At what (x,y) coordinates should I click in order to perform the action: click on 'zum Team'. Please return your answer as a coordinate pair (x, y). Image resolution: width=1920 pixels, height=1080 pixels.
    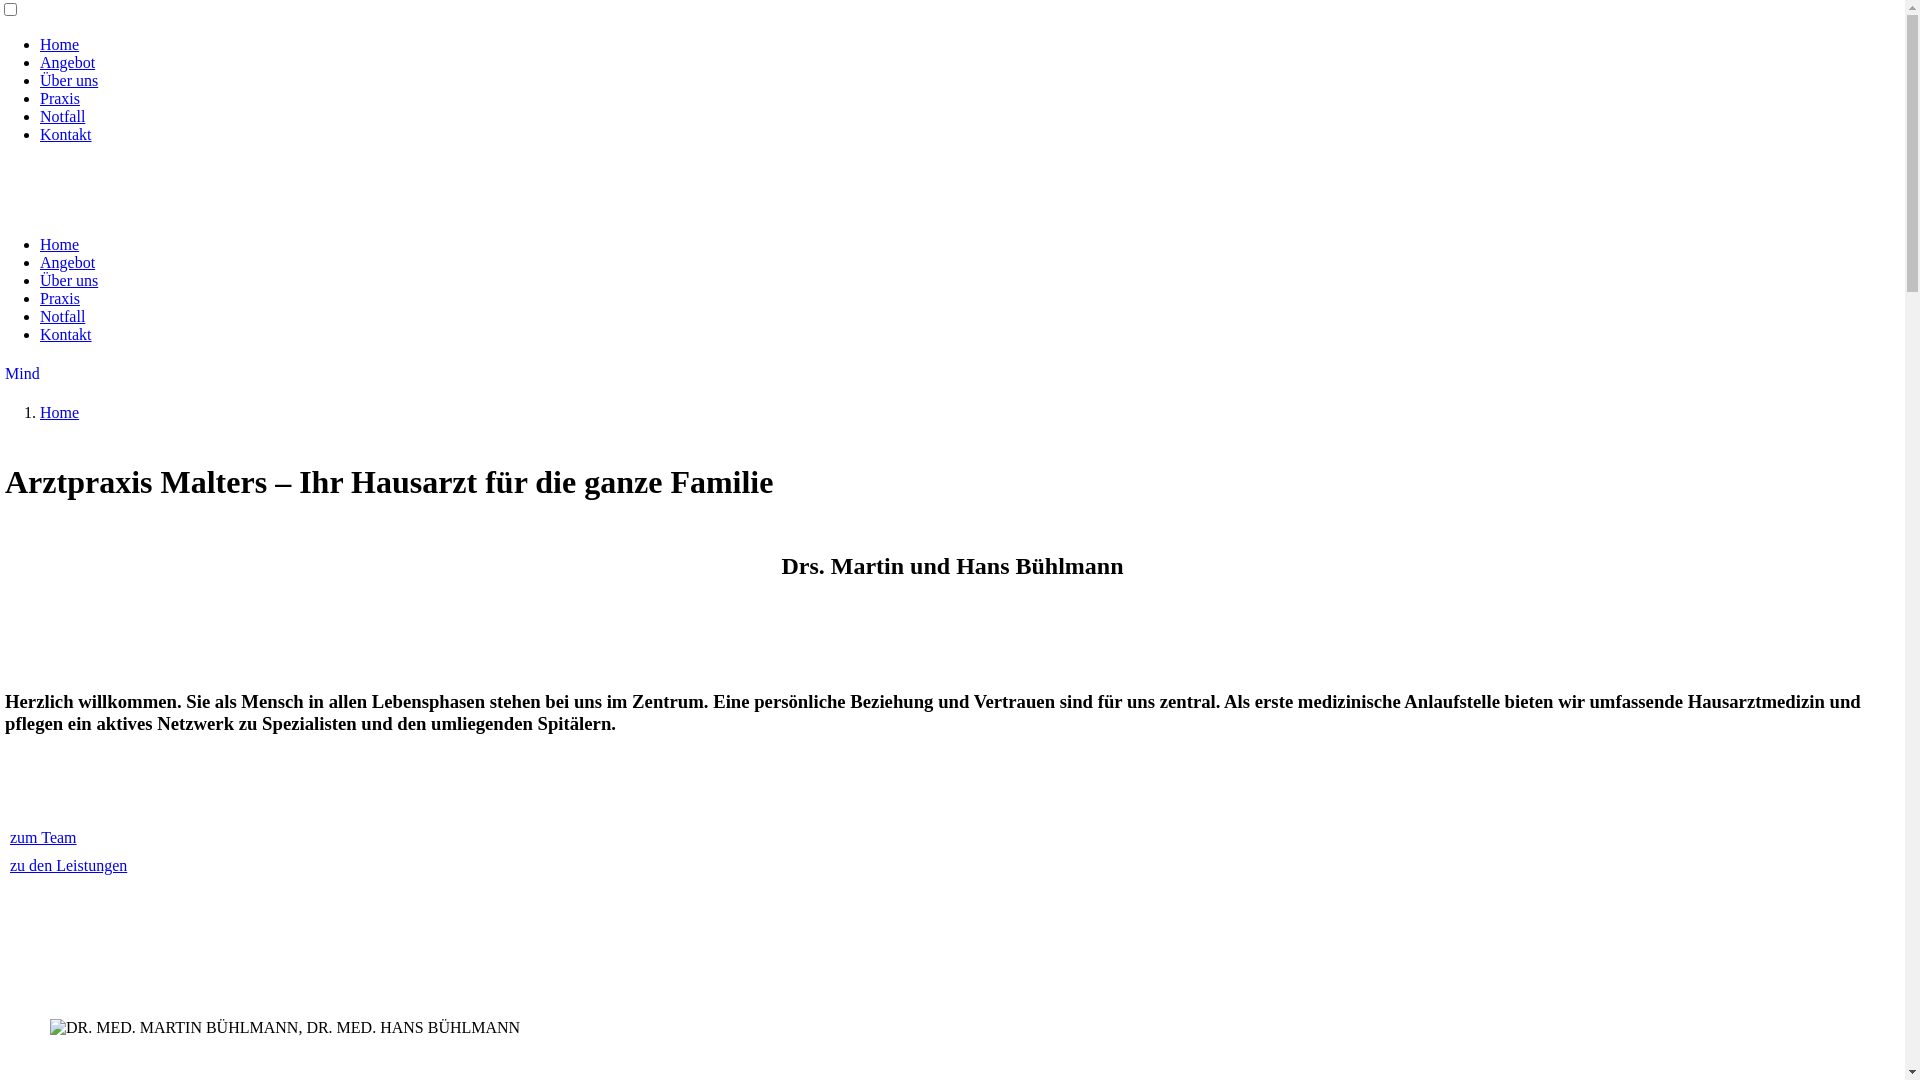
    Looking at the image, I should click on (43, 837).